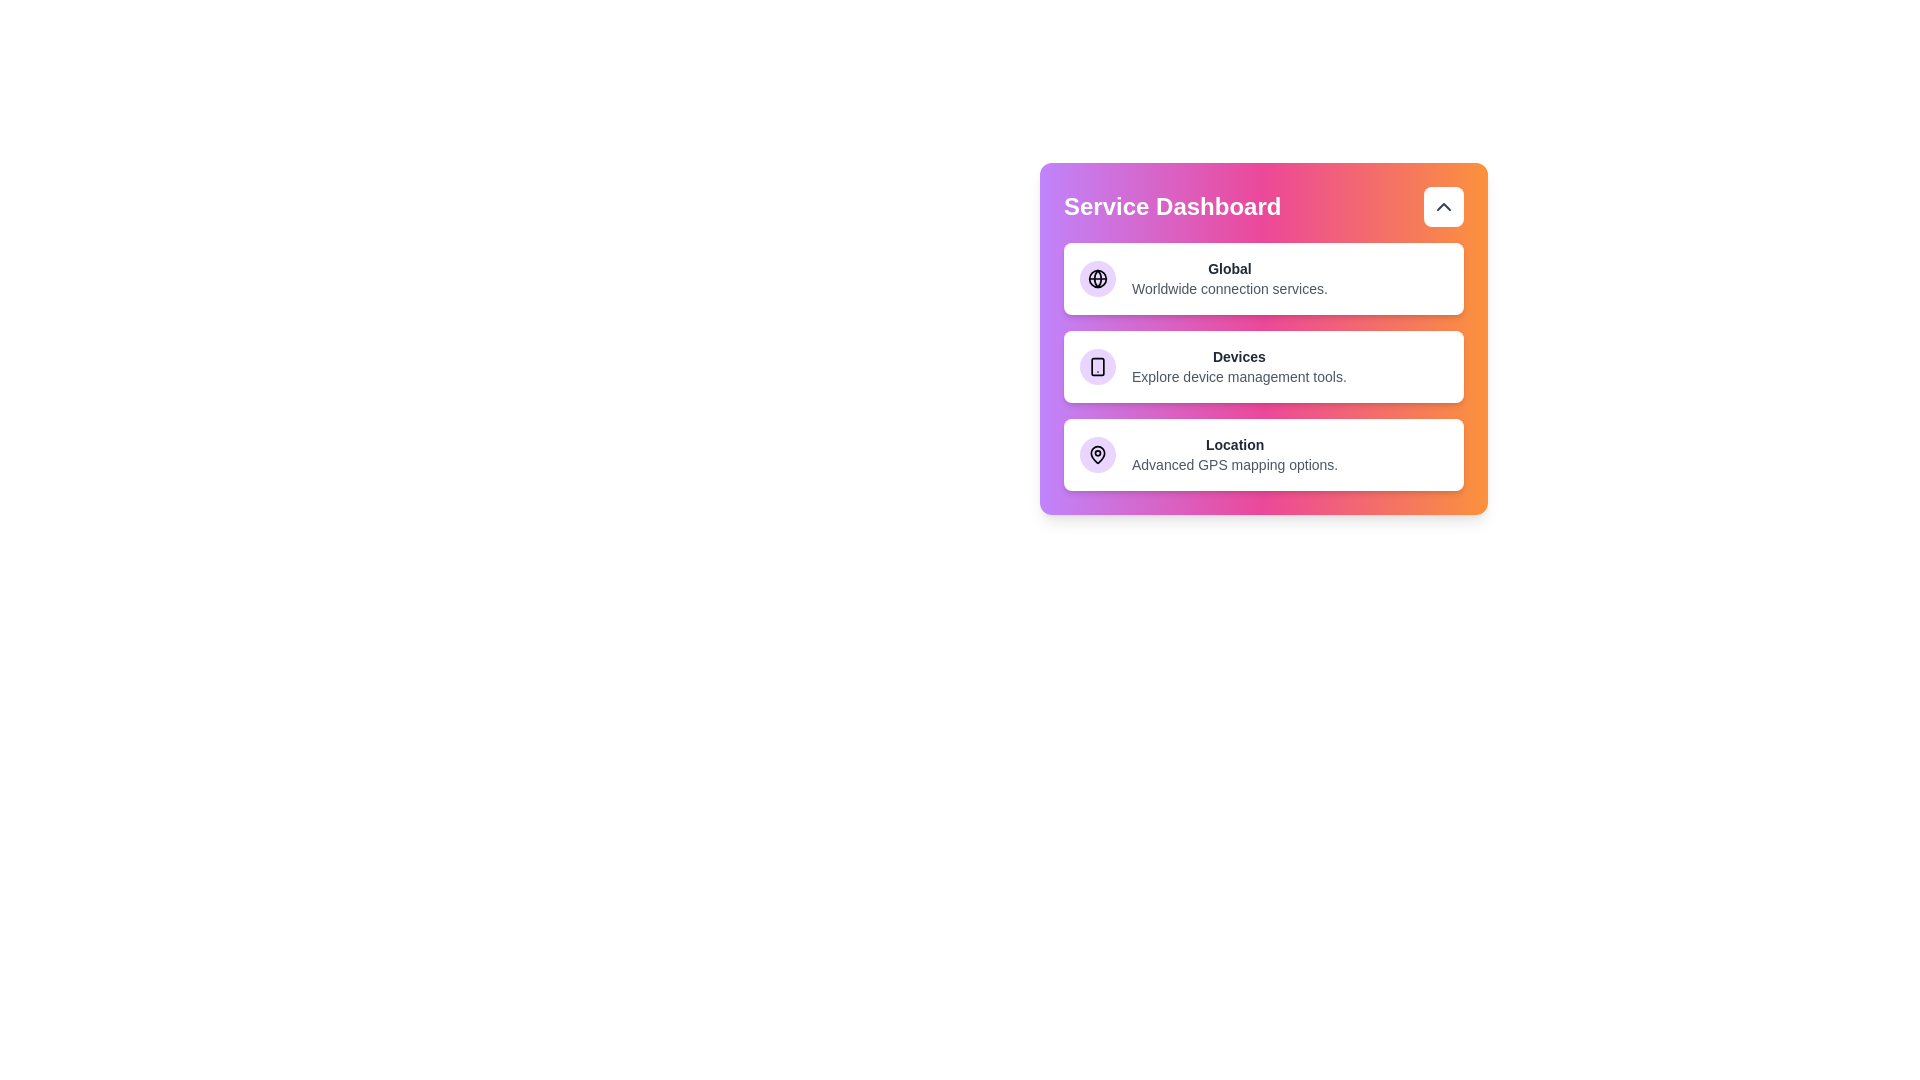 The image size is (1920, 1080). Describe the element at coordinates (1262, 366) in the screenshot. I see `the Devices service card to select it` at that location.